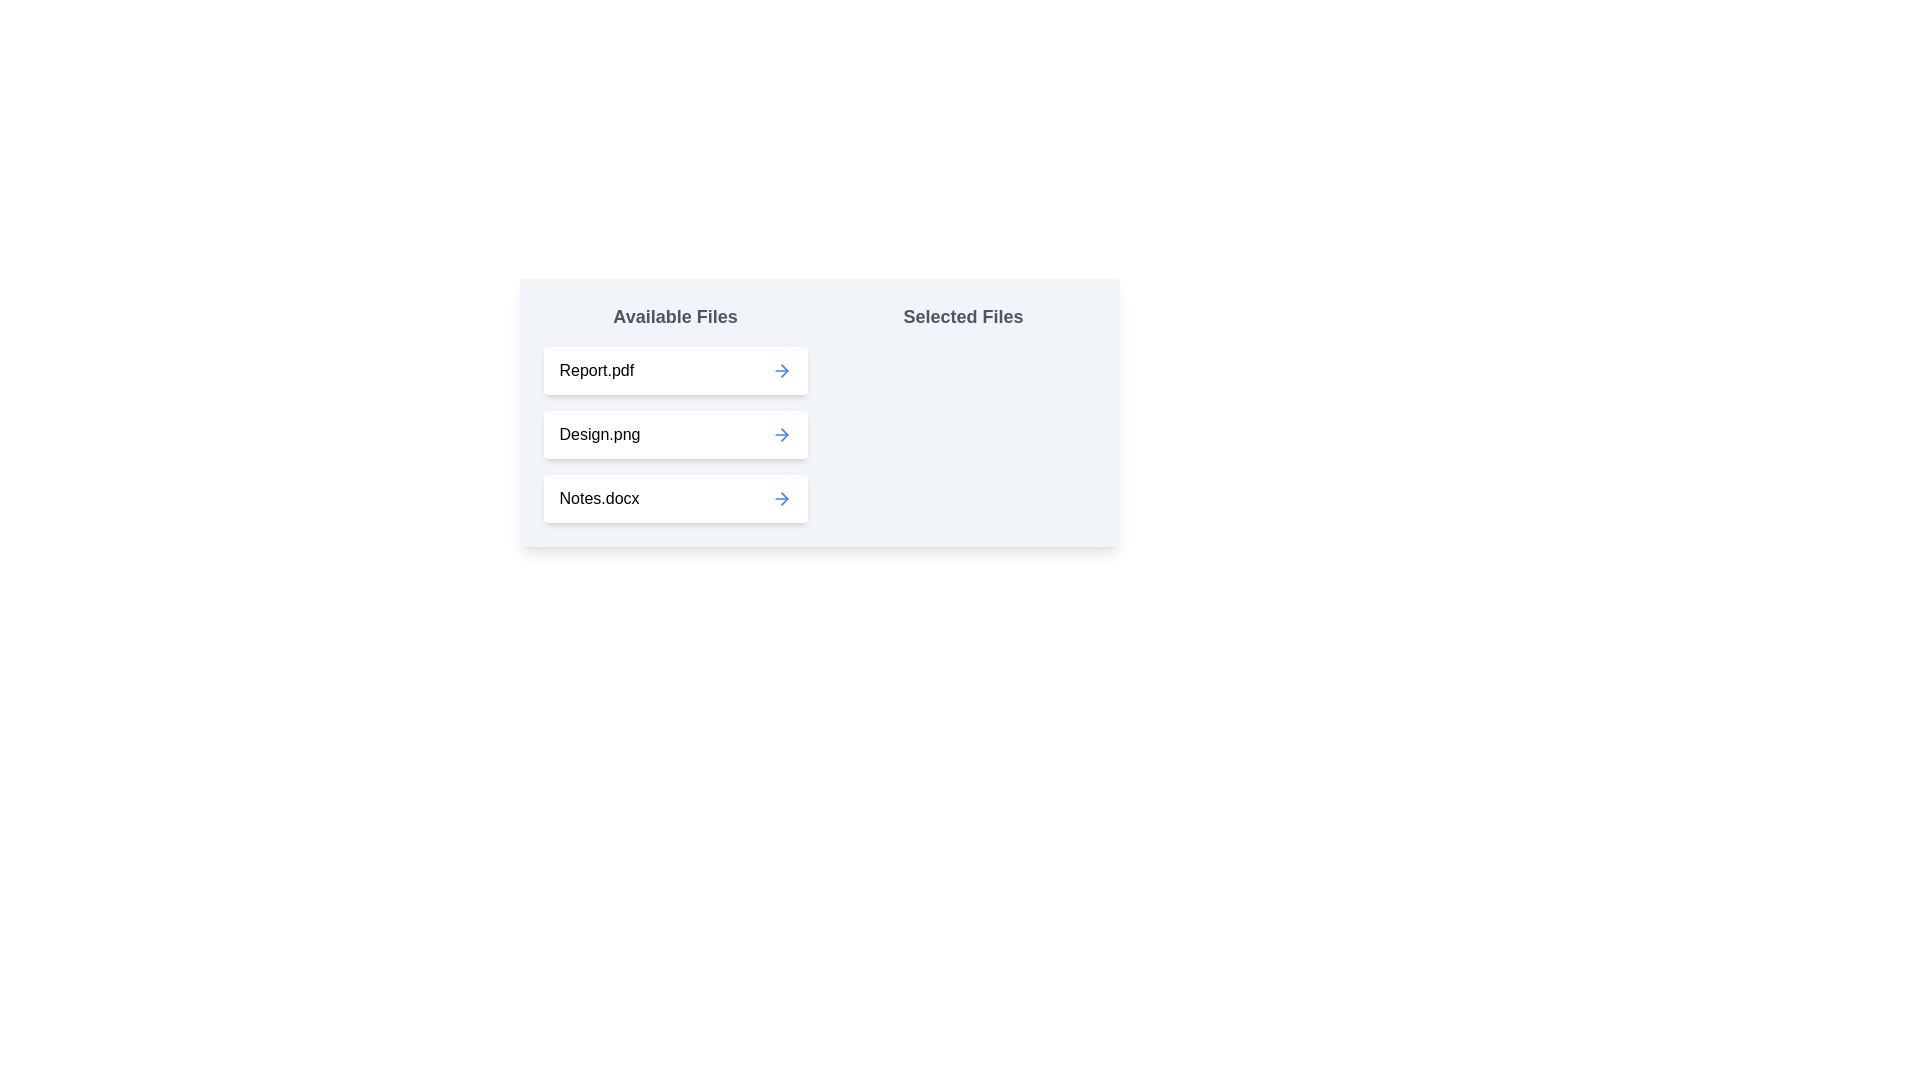 The height and width of the screenshot is (1080, 1920). What do you see at coordinates (675, 434) in the screenshot?
I see `the 'Design.png' file entry with action button, which is the second item in the 'Available Files' section` at bounding box center [675, 434].